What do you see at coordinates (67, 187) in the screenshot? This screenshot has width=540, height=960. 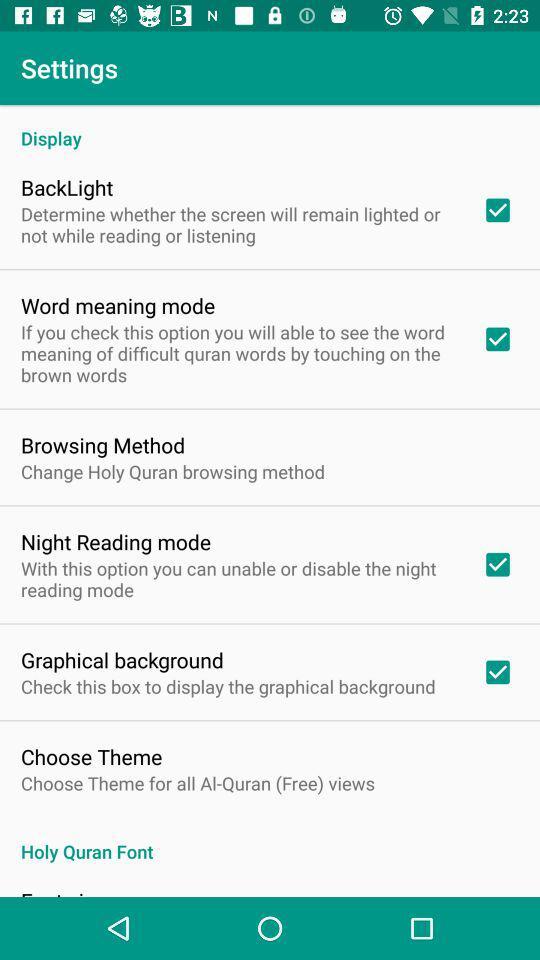 I see `icon above determine whether the` at bounding box center [67, 187].